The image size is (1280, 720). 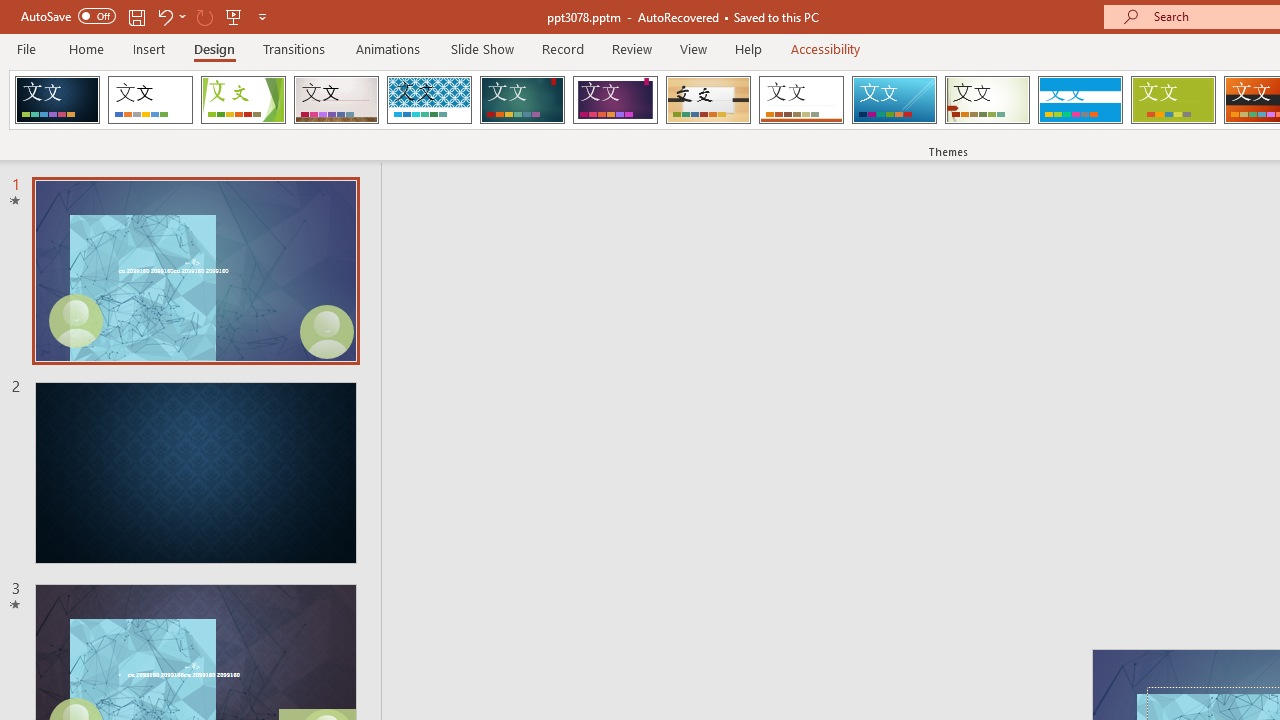 I want to click on 'Banded', so click(x=1079, y=100).